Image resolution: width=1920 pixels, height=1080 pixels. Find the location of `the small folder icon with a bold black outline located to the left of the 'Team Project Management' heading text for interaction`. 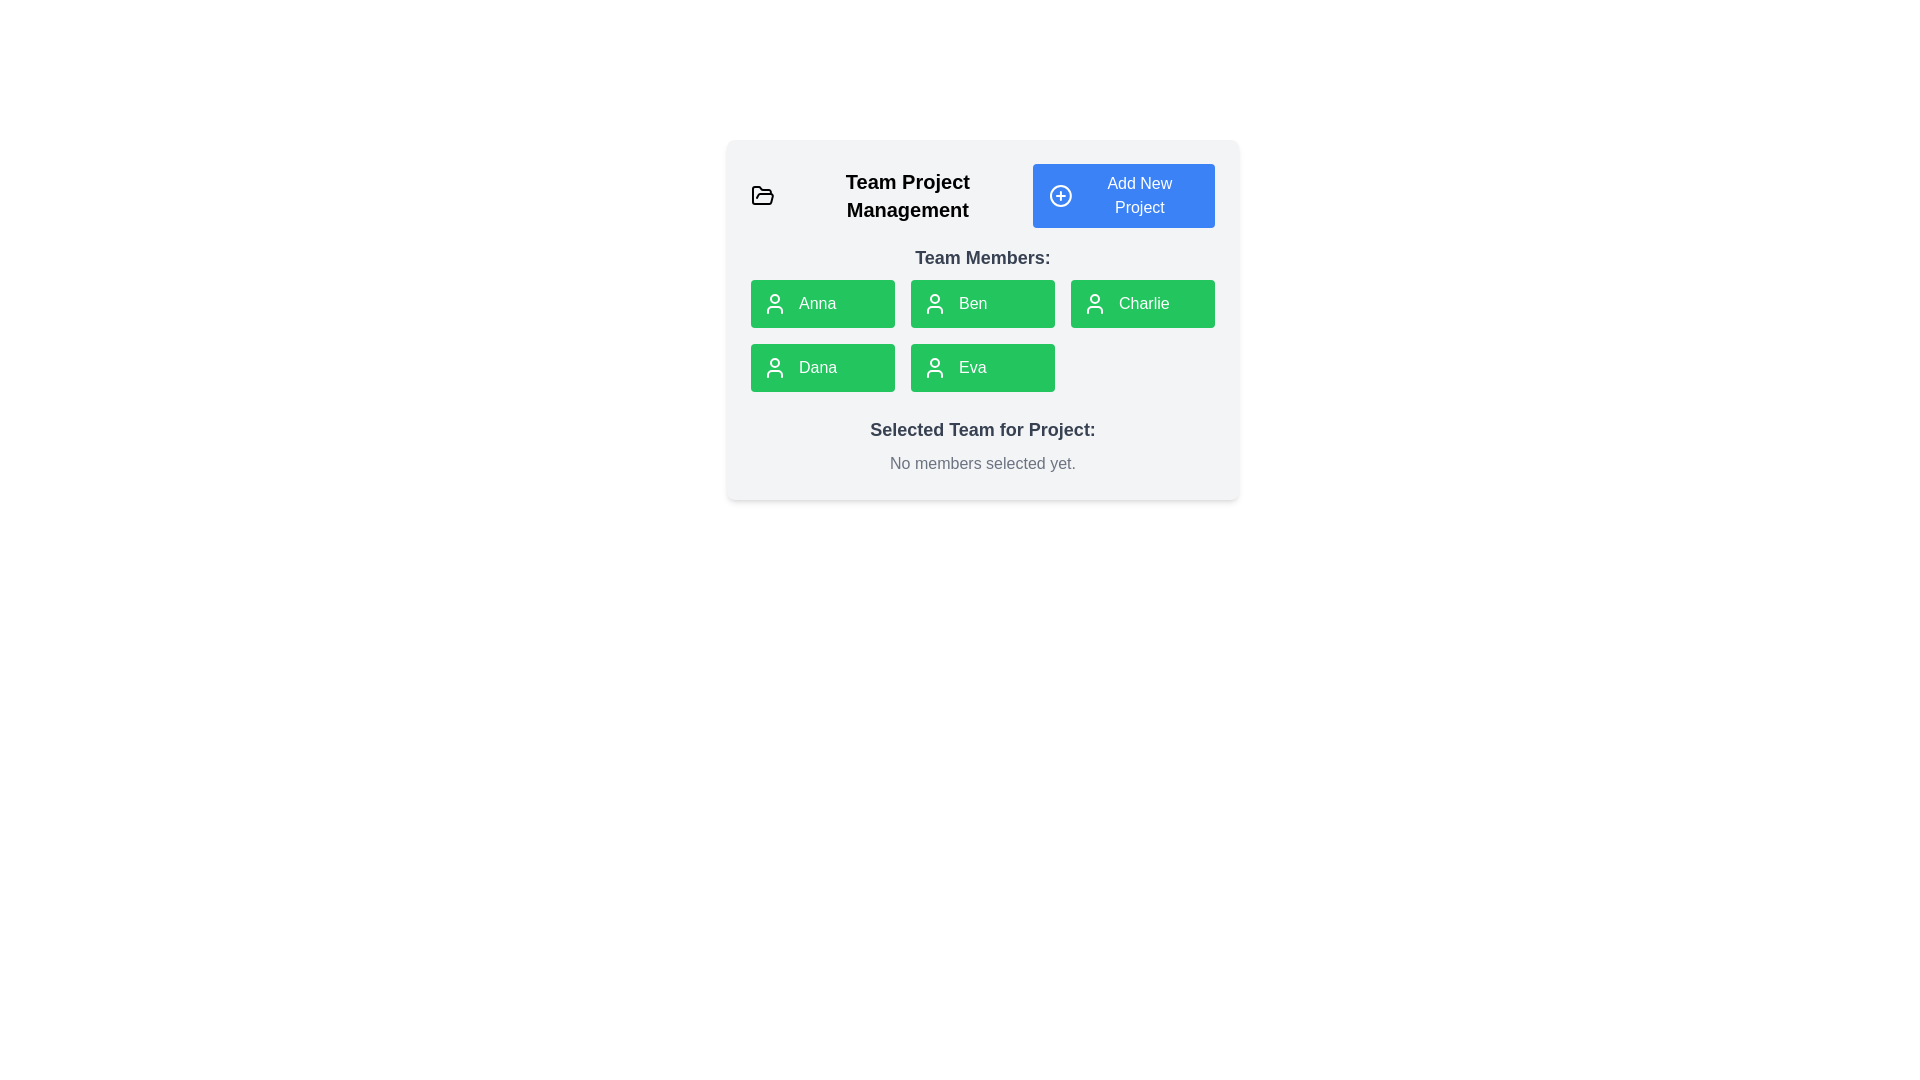

the small folder icon with a bold black outline located to the left of the 'Team Project Management' heading text for interaction is located at coordinates (761, 196).